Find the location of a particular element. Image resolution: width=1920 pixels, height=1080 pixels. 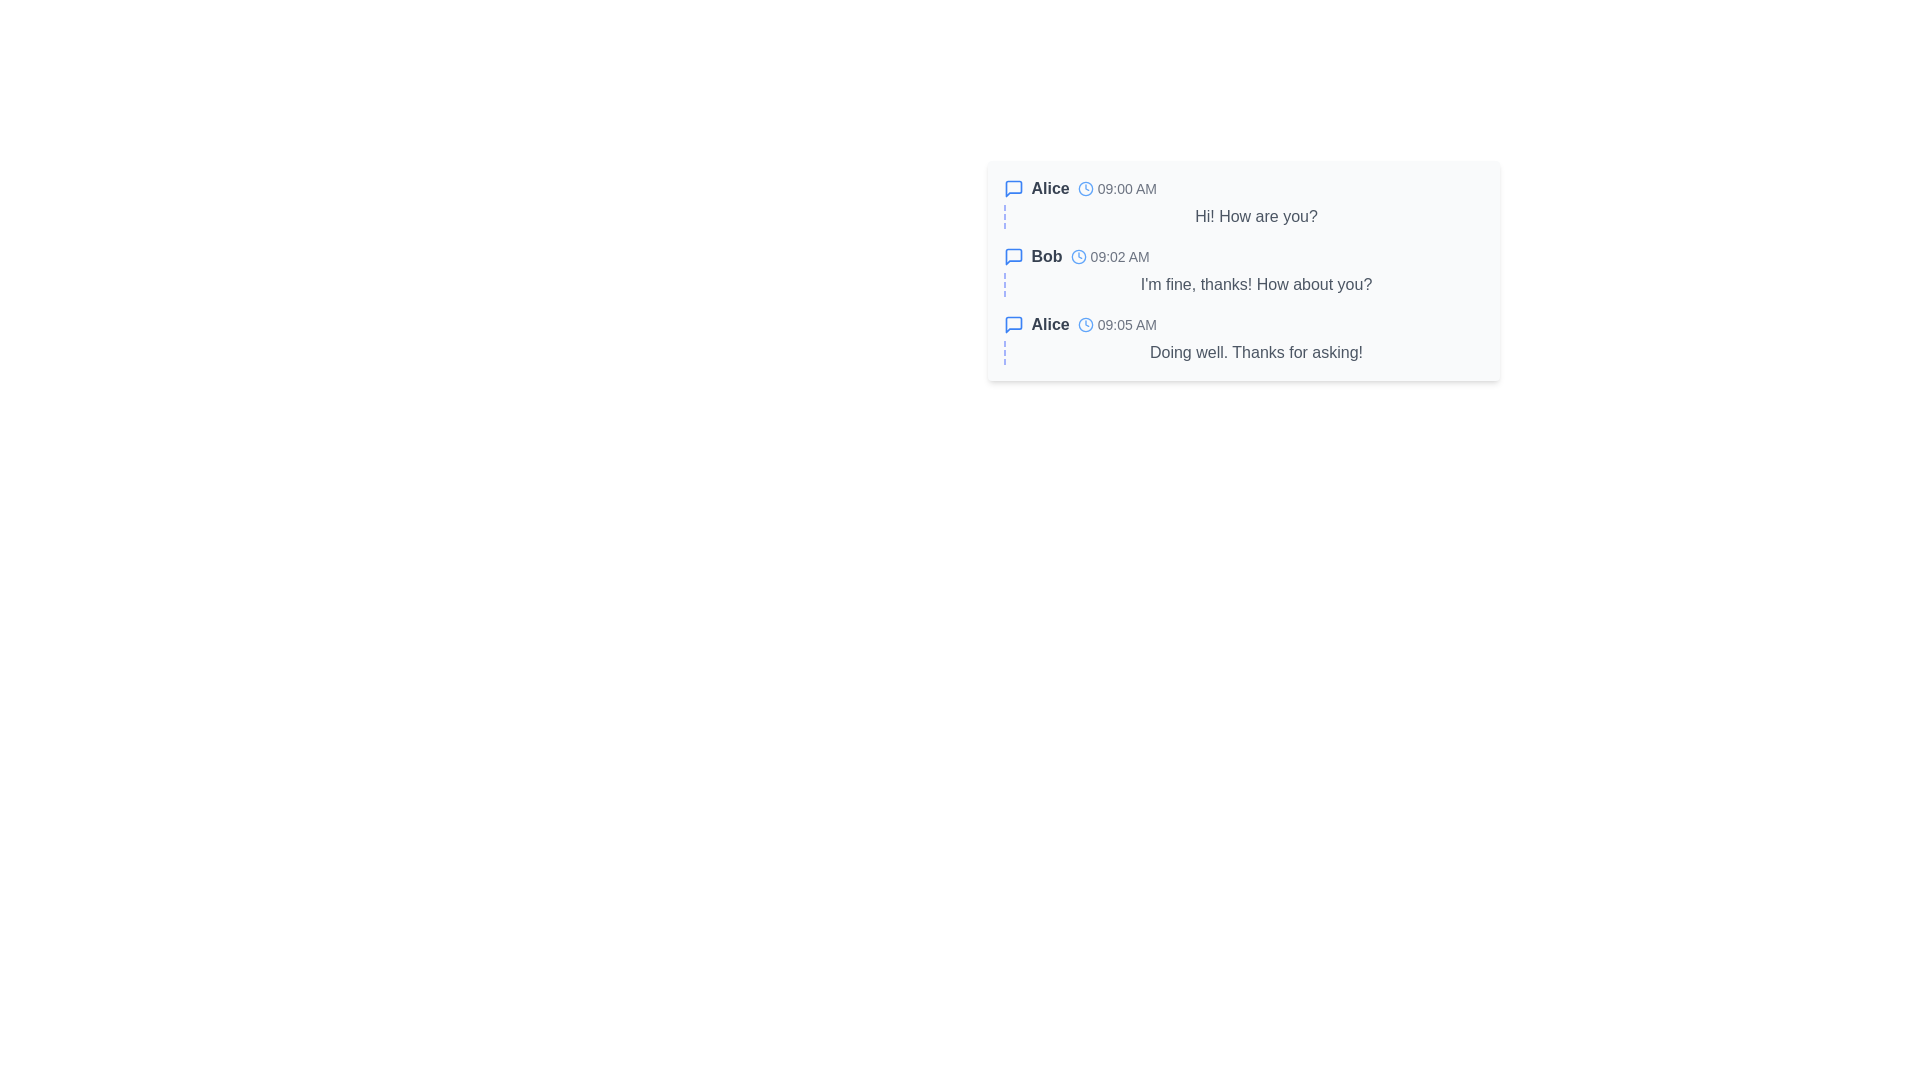

the first Chat message component from Alice, displaying the message 'Hi! How are you?' to show context options is located at coordinates (1242, 203).